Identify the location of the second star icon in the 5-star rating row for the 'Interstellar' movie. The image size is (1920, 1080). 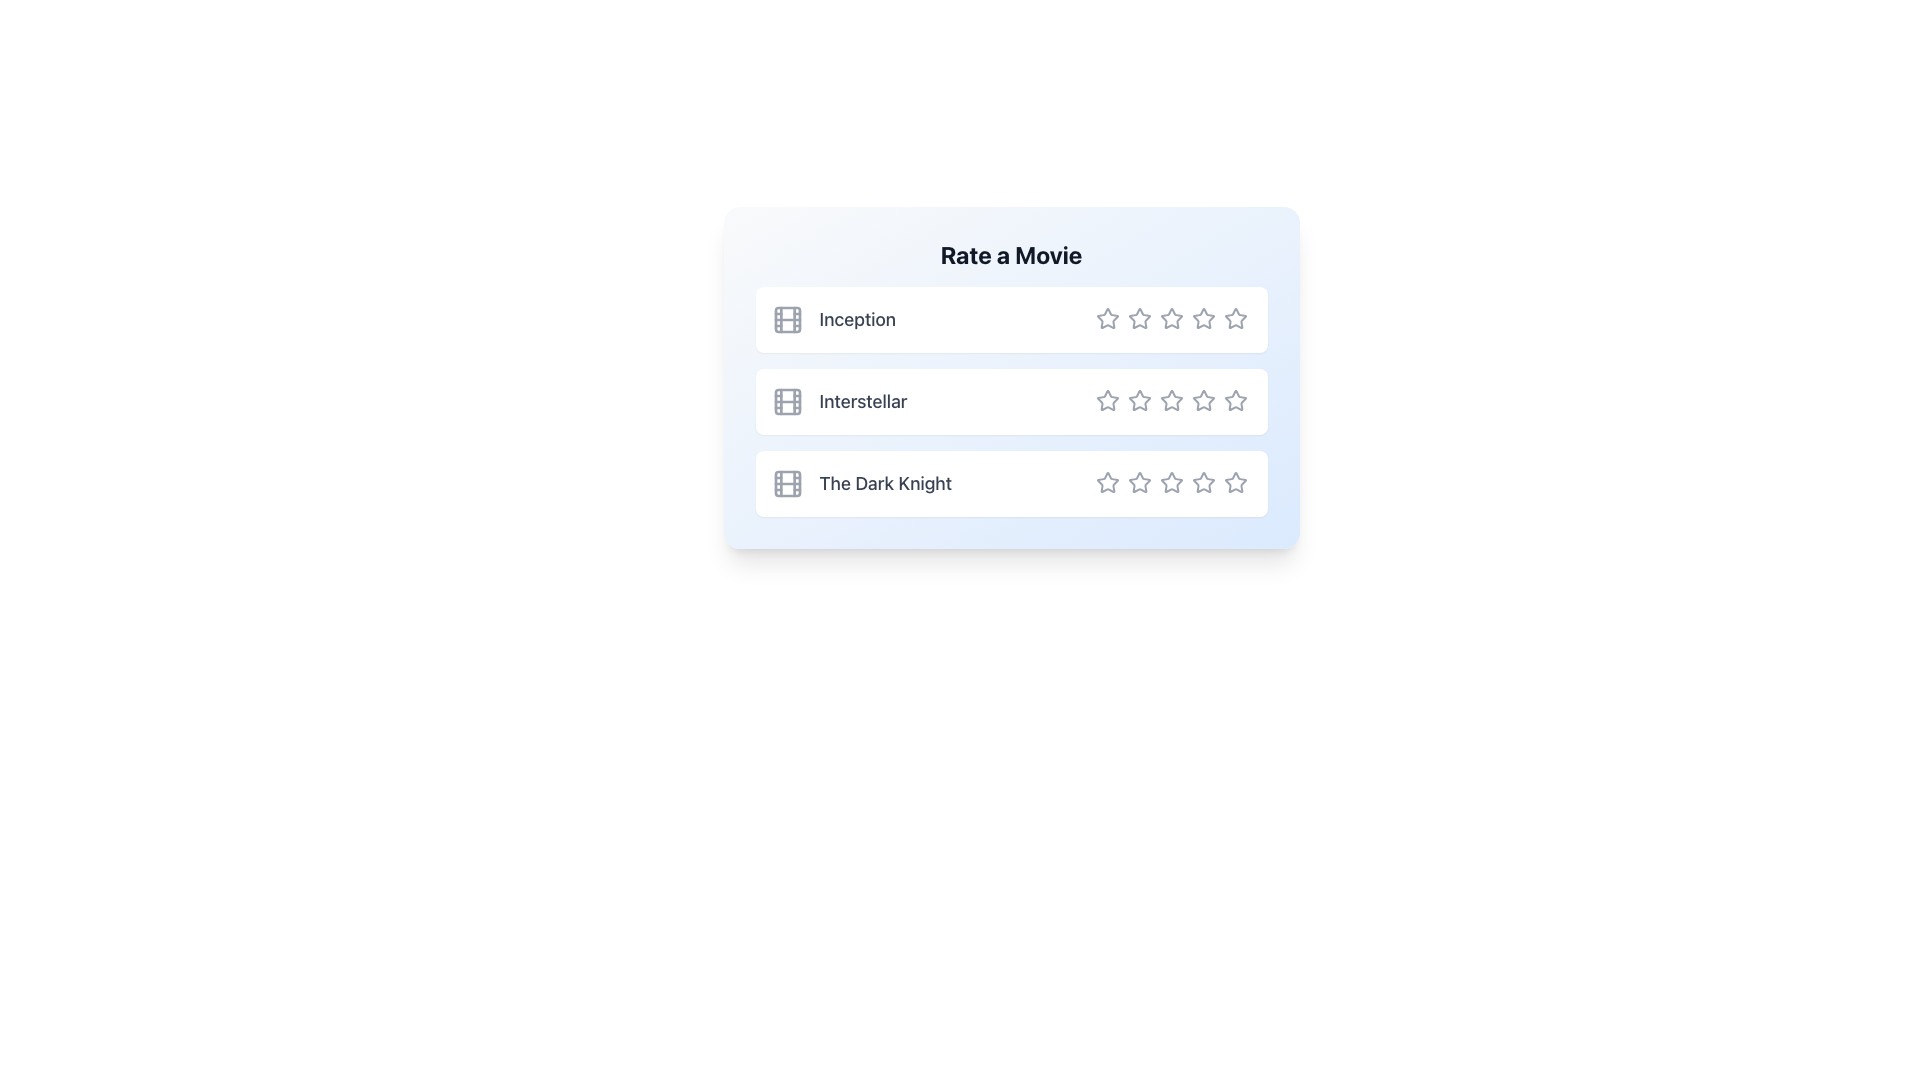
(1139, 401).